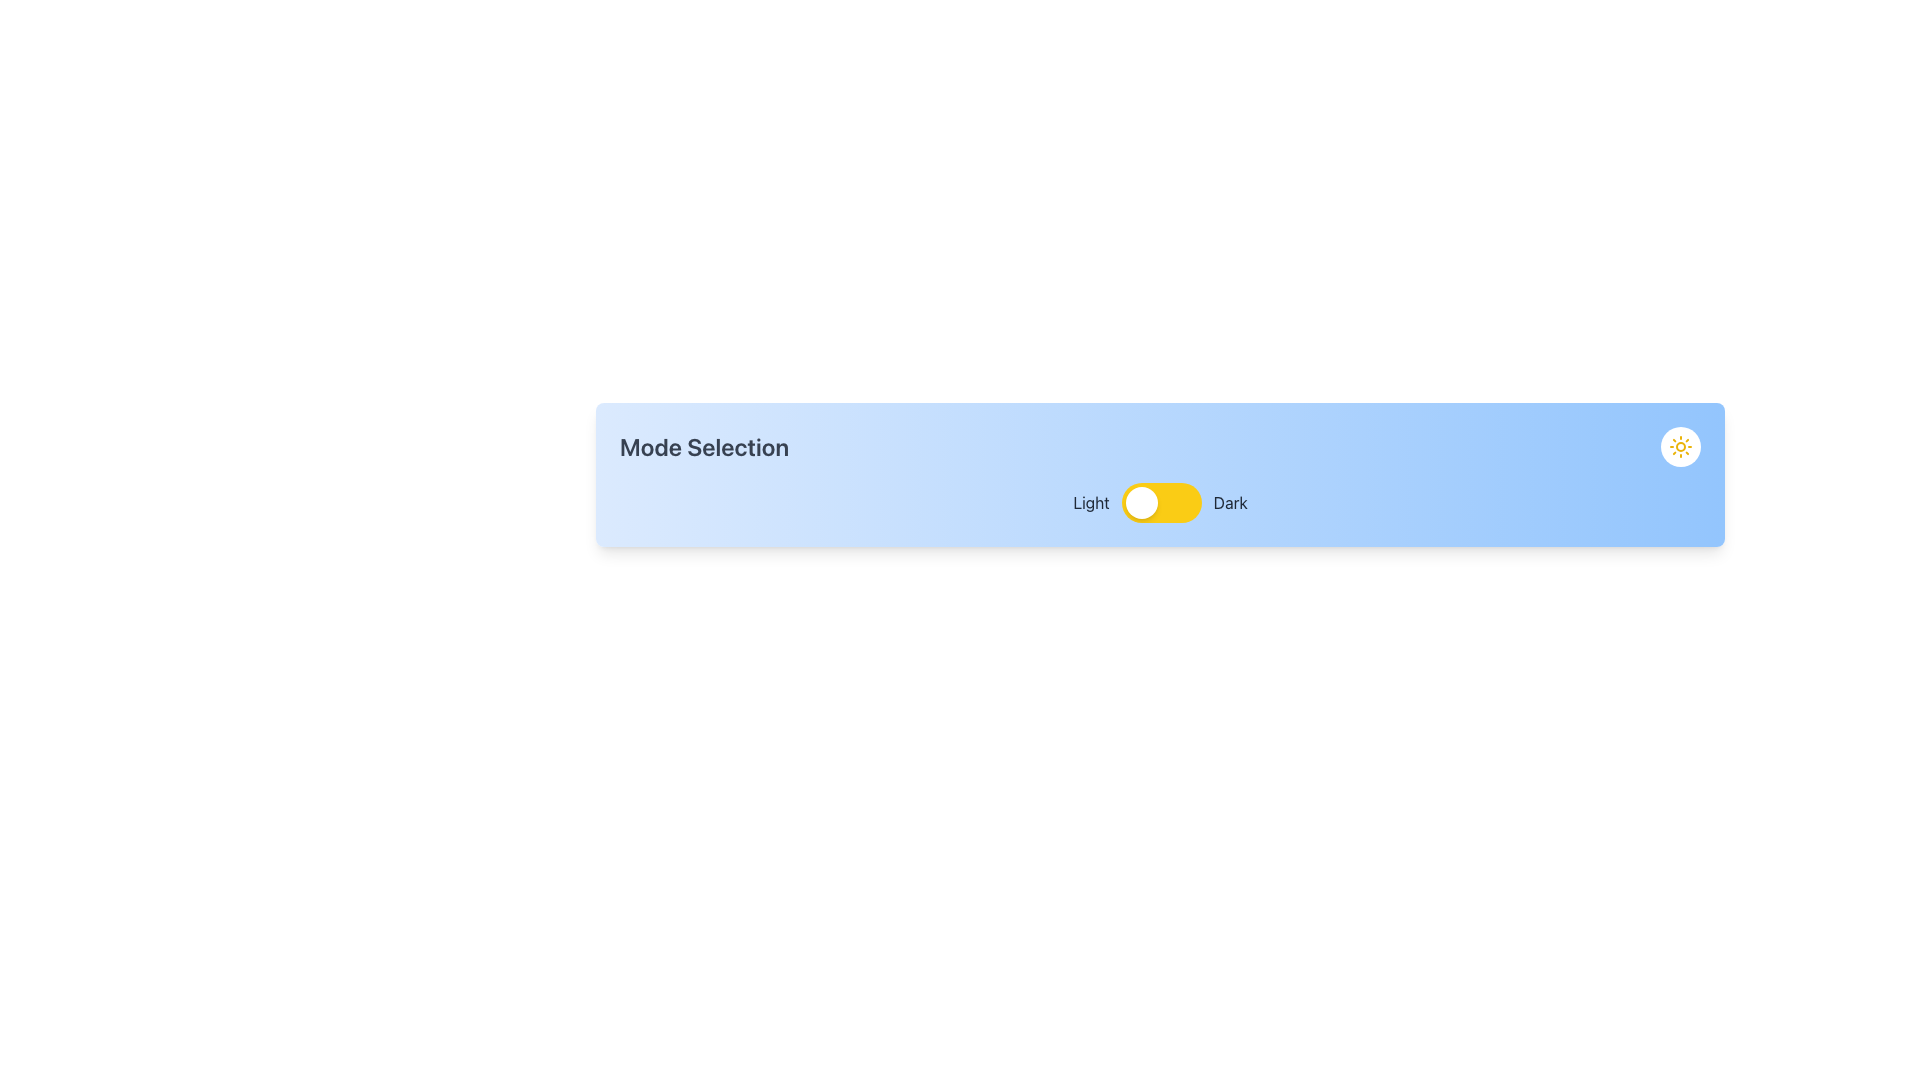 Image resolution: width=1920 pixels, height=1080 pixels. What do you see at coordinates (704, 446) in the screenshot?
I see `the Text Label that serves as the section title for the 'Mode Selection' feature, located towards the top-left corner of the navigation panel, to the far left of a toggle switch and an icon` at bounding box center [704, 446].